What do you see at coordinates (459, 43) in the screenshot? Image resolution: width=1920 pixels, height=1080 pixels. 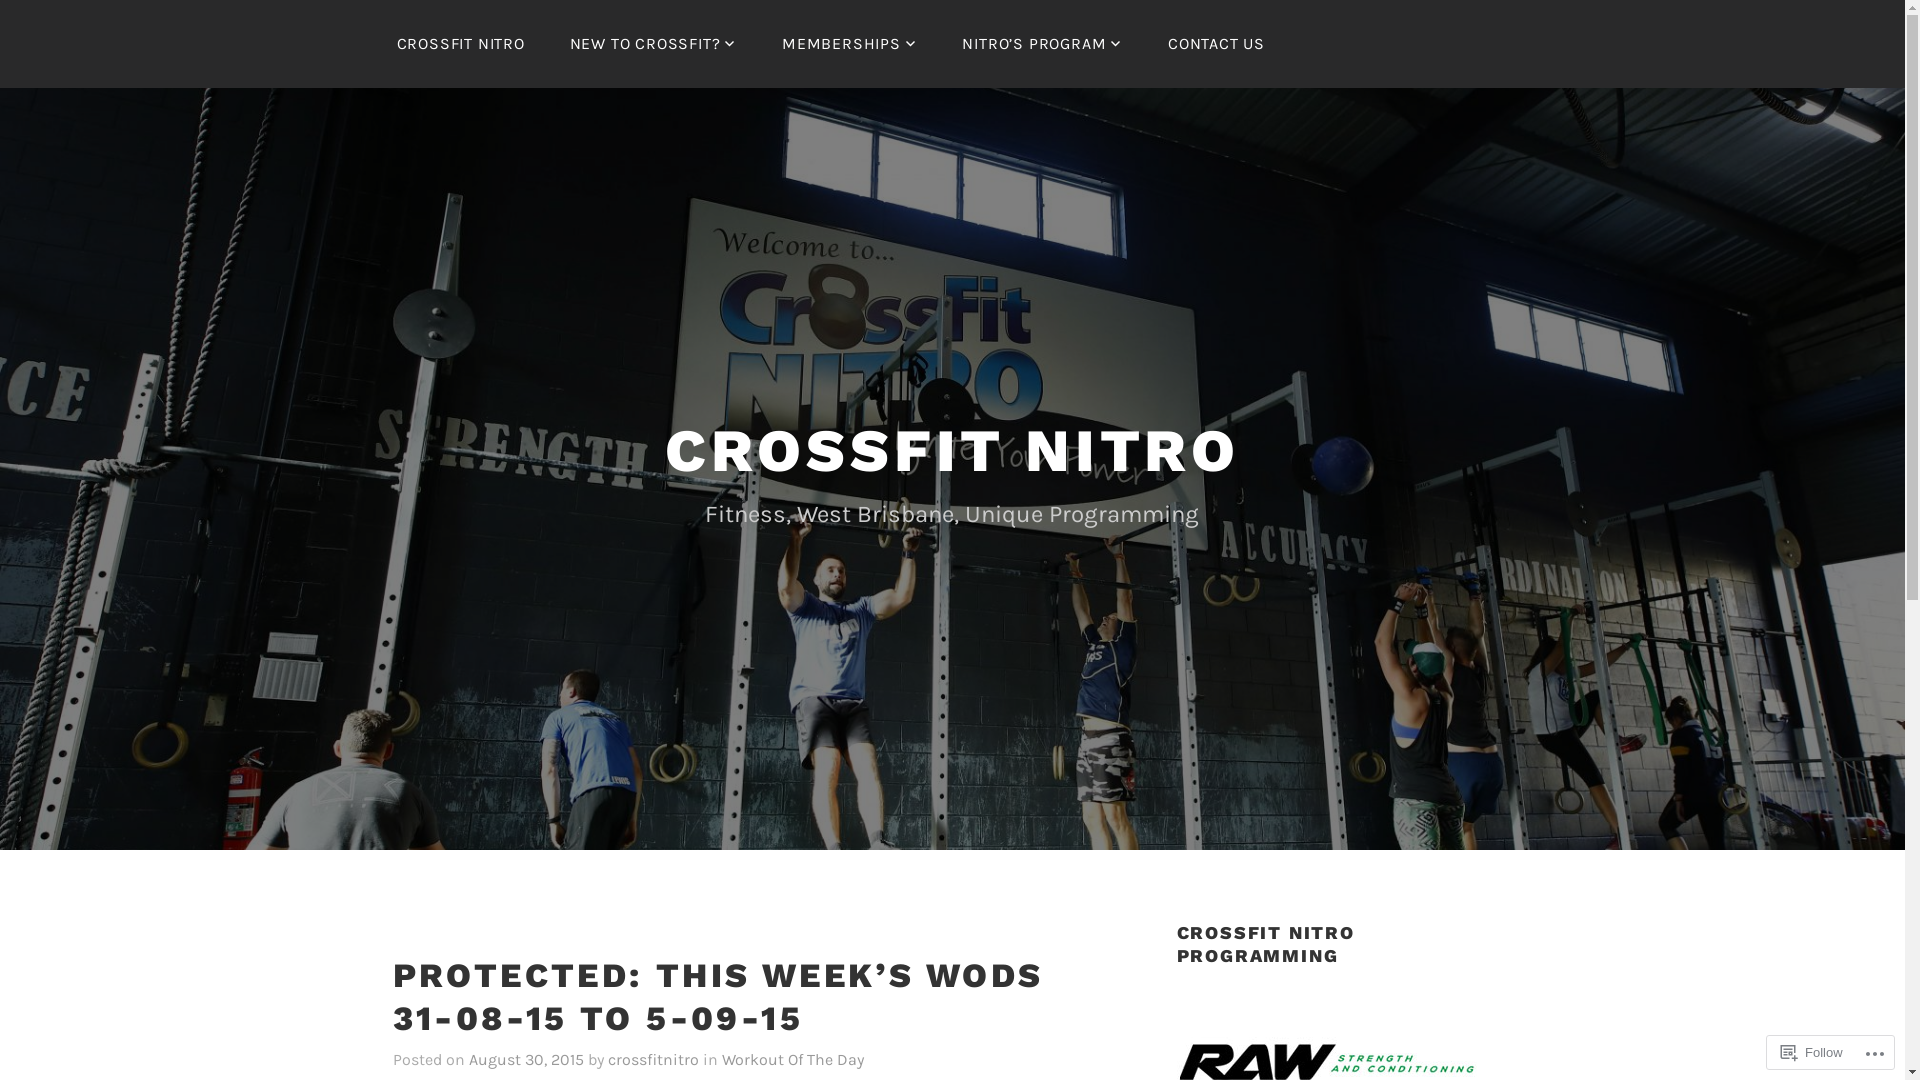 I see `'CROSSFIT NITRO'` at bounding box center [459, 43].